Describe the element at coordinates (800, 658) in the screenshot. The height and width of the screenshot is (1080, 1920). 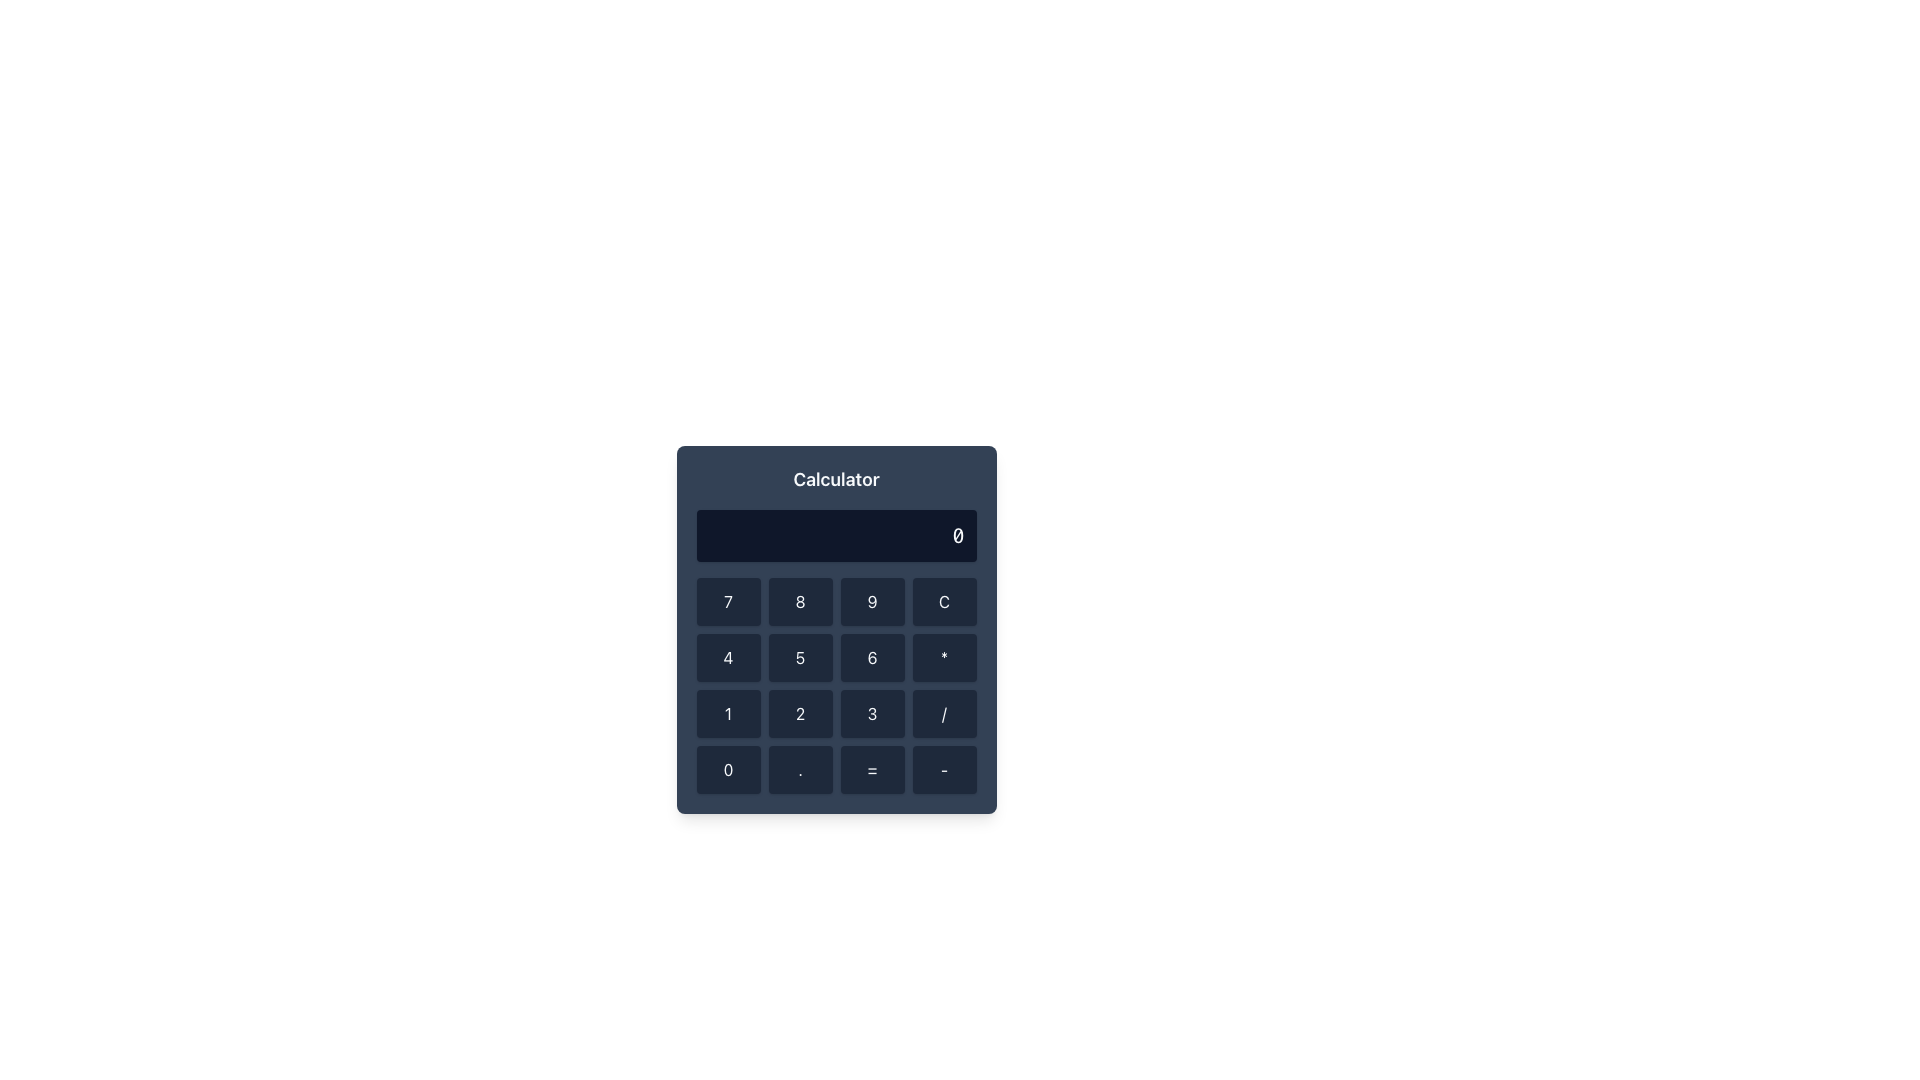
I see `the numeric input button for '5' on the calculator interface to input the number 5` at that location.